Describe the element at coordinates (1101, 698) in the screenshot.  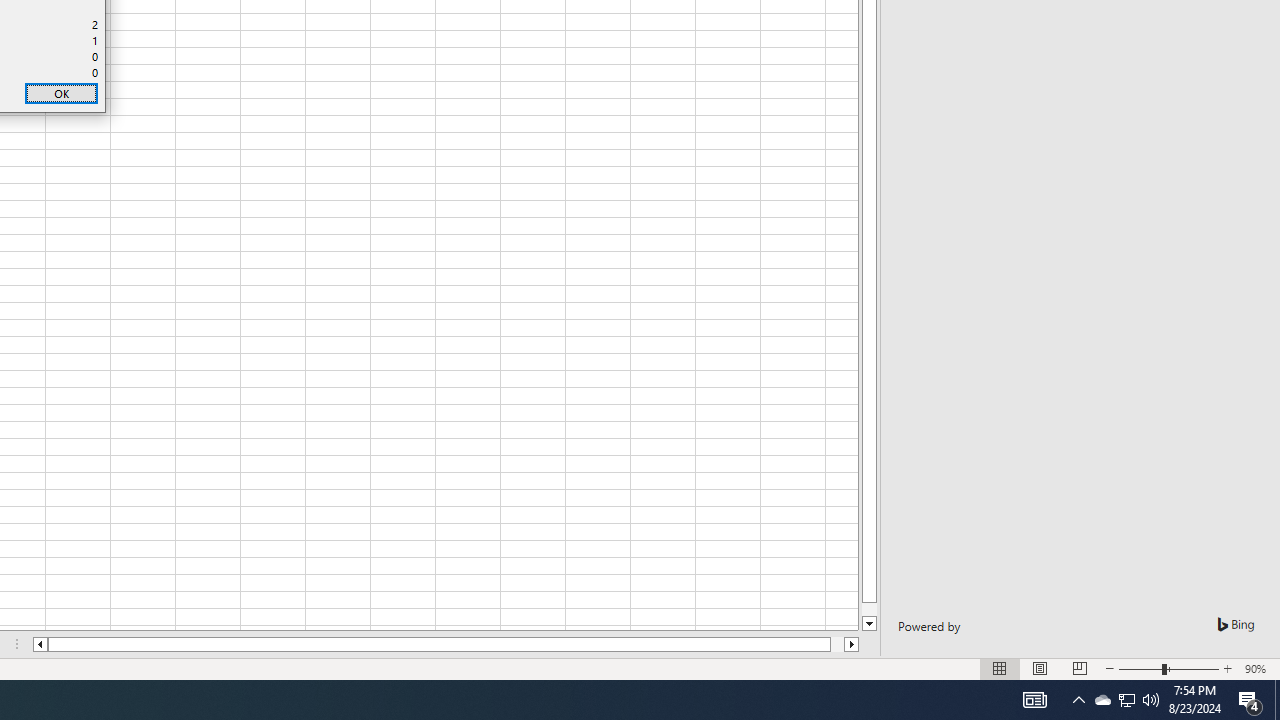
I see `'User Promoted Notification Area'` at that location.